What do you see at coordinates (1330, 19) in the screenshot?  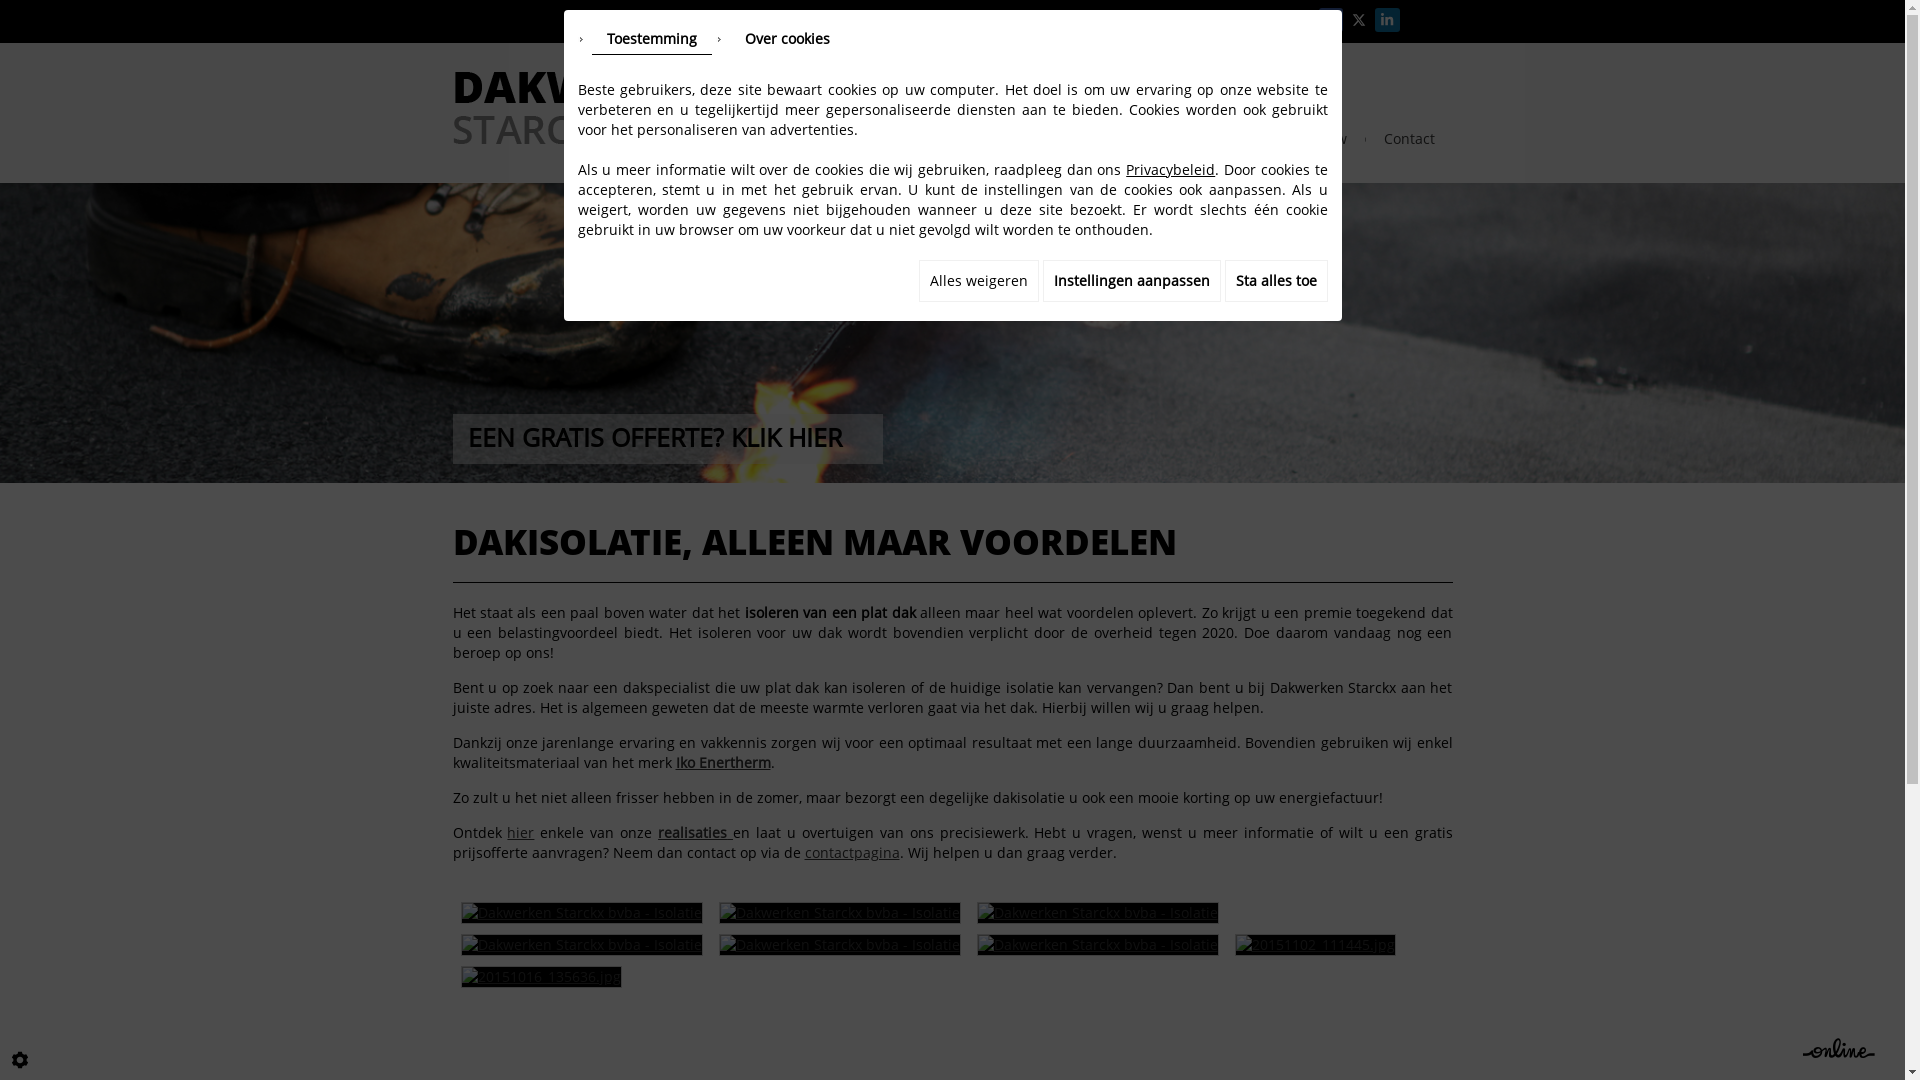 I see `'Facebook'` at bounding box center [1330, 19].